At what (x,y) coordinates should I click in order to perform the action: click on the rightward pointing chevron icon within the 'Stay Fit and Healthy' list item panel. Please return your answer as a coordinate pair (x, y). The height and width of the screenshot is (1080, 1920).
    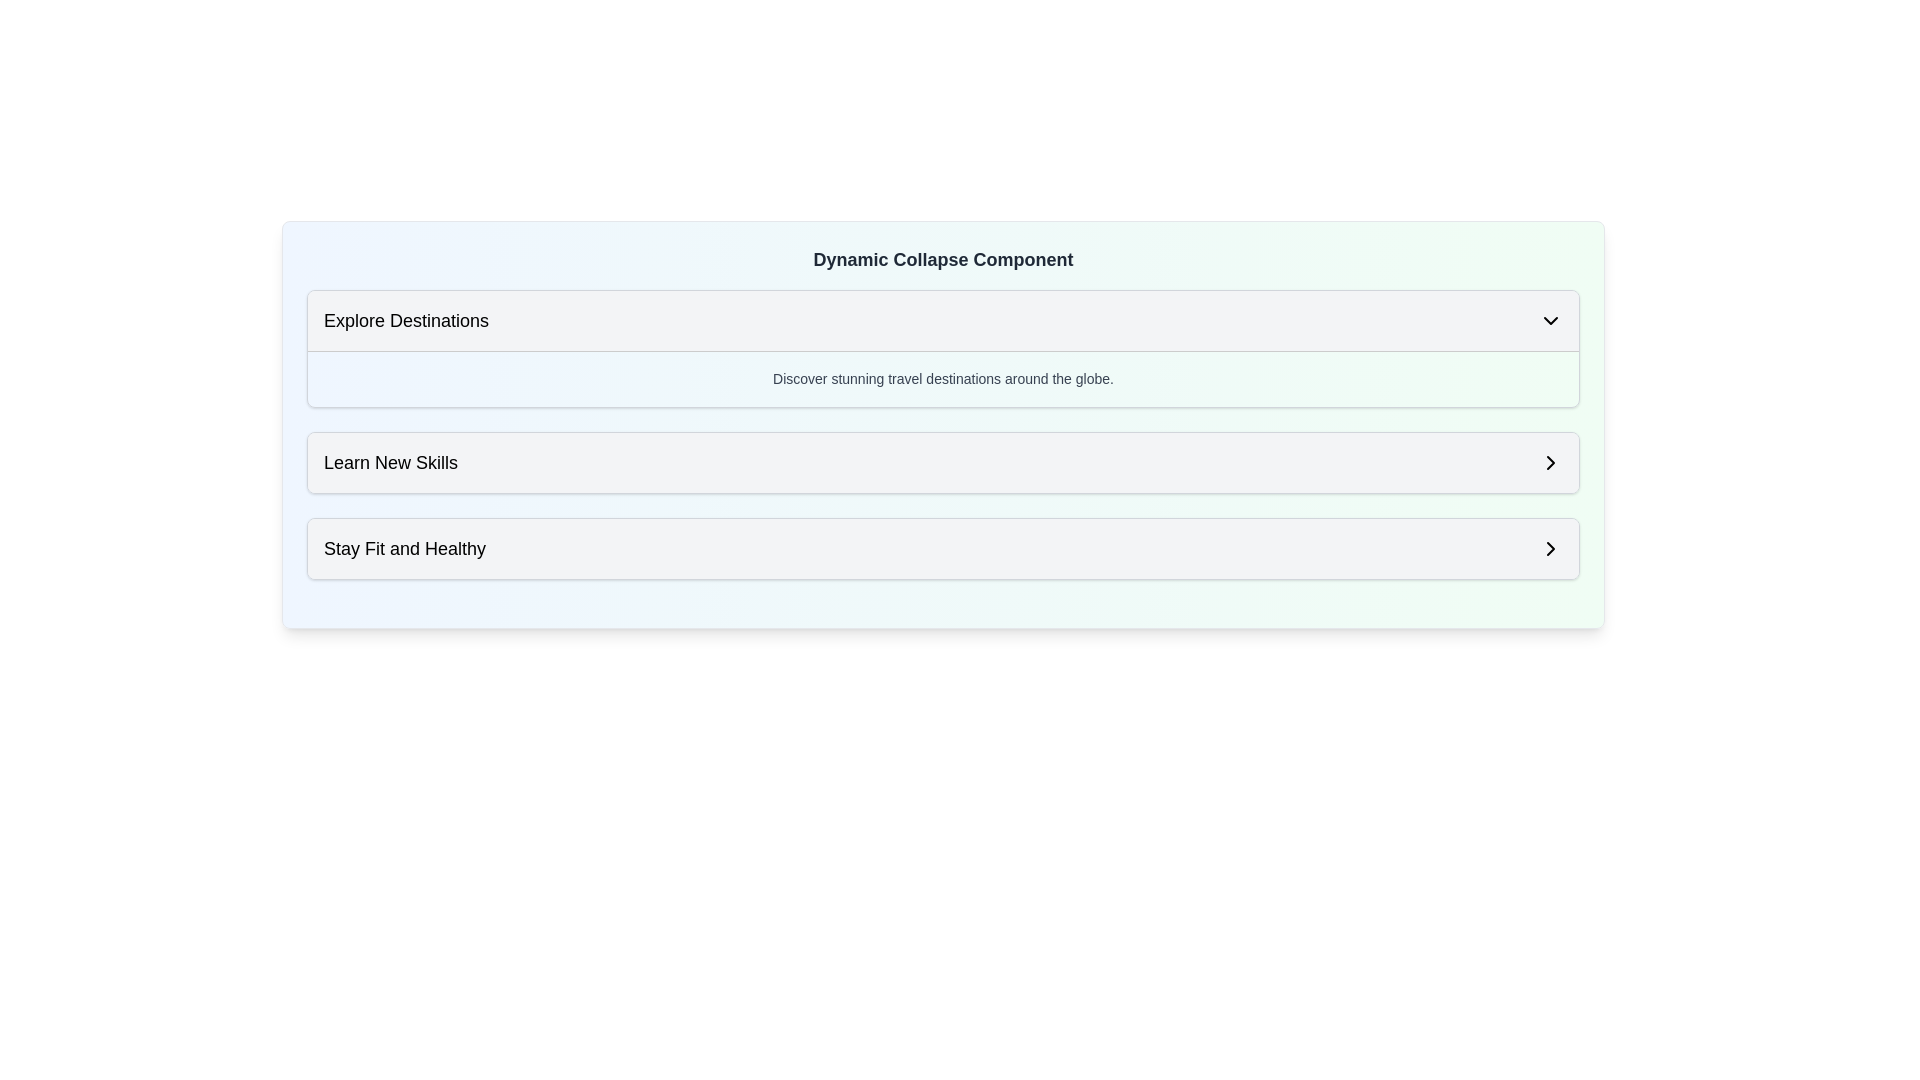
    Looking at the image, I should click on (1549, 547).